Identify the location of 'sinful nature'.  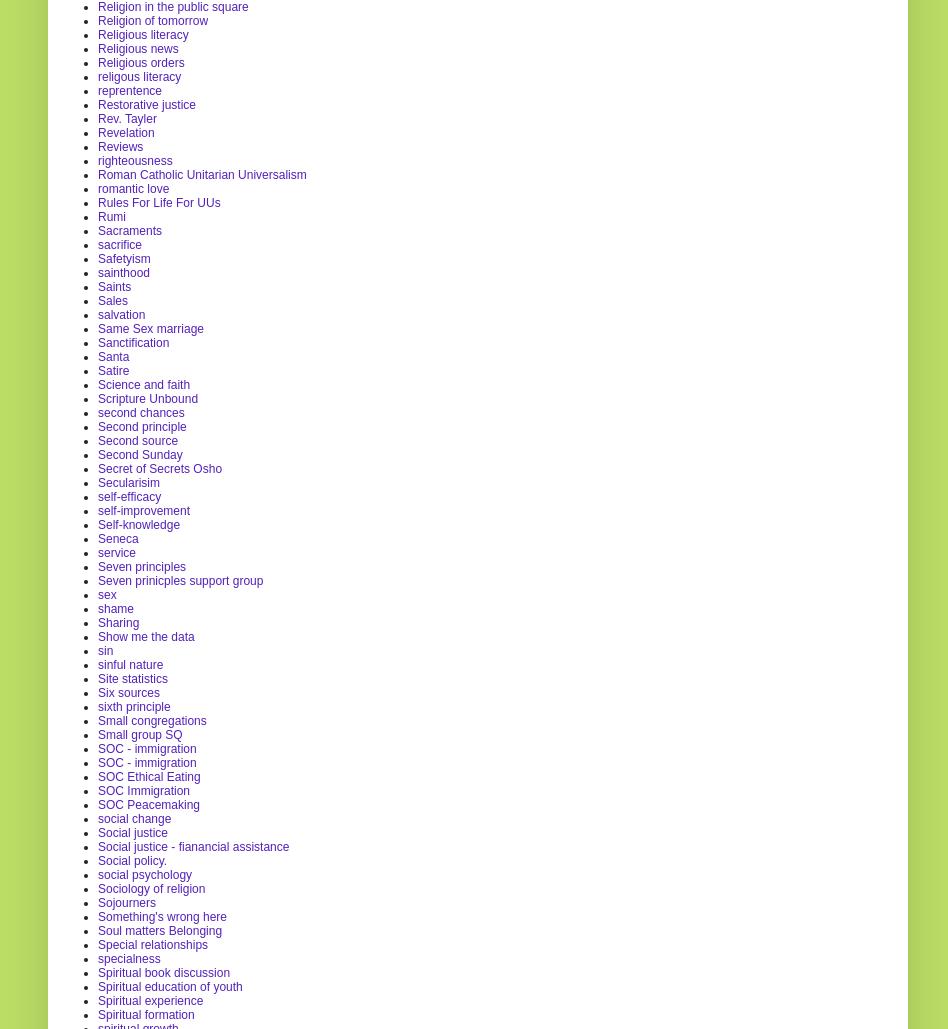
(129, 663).